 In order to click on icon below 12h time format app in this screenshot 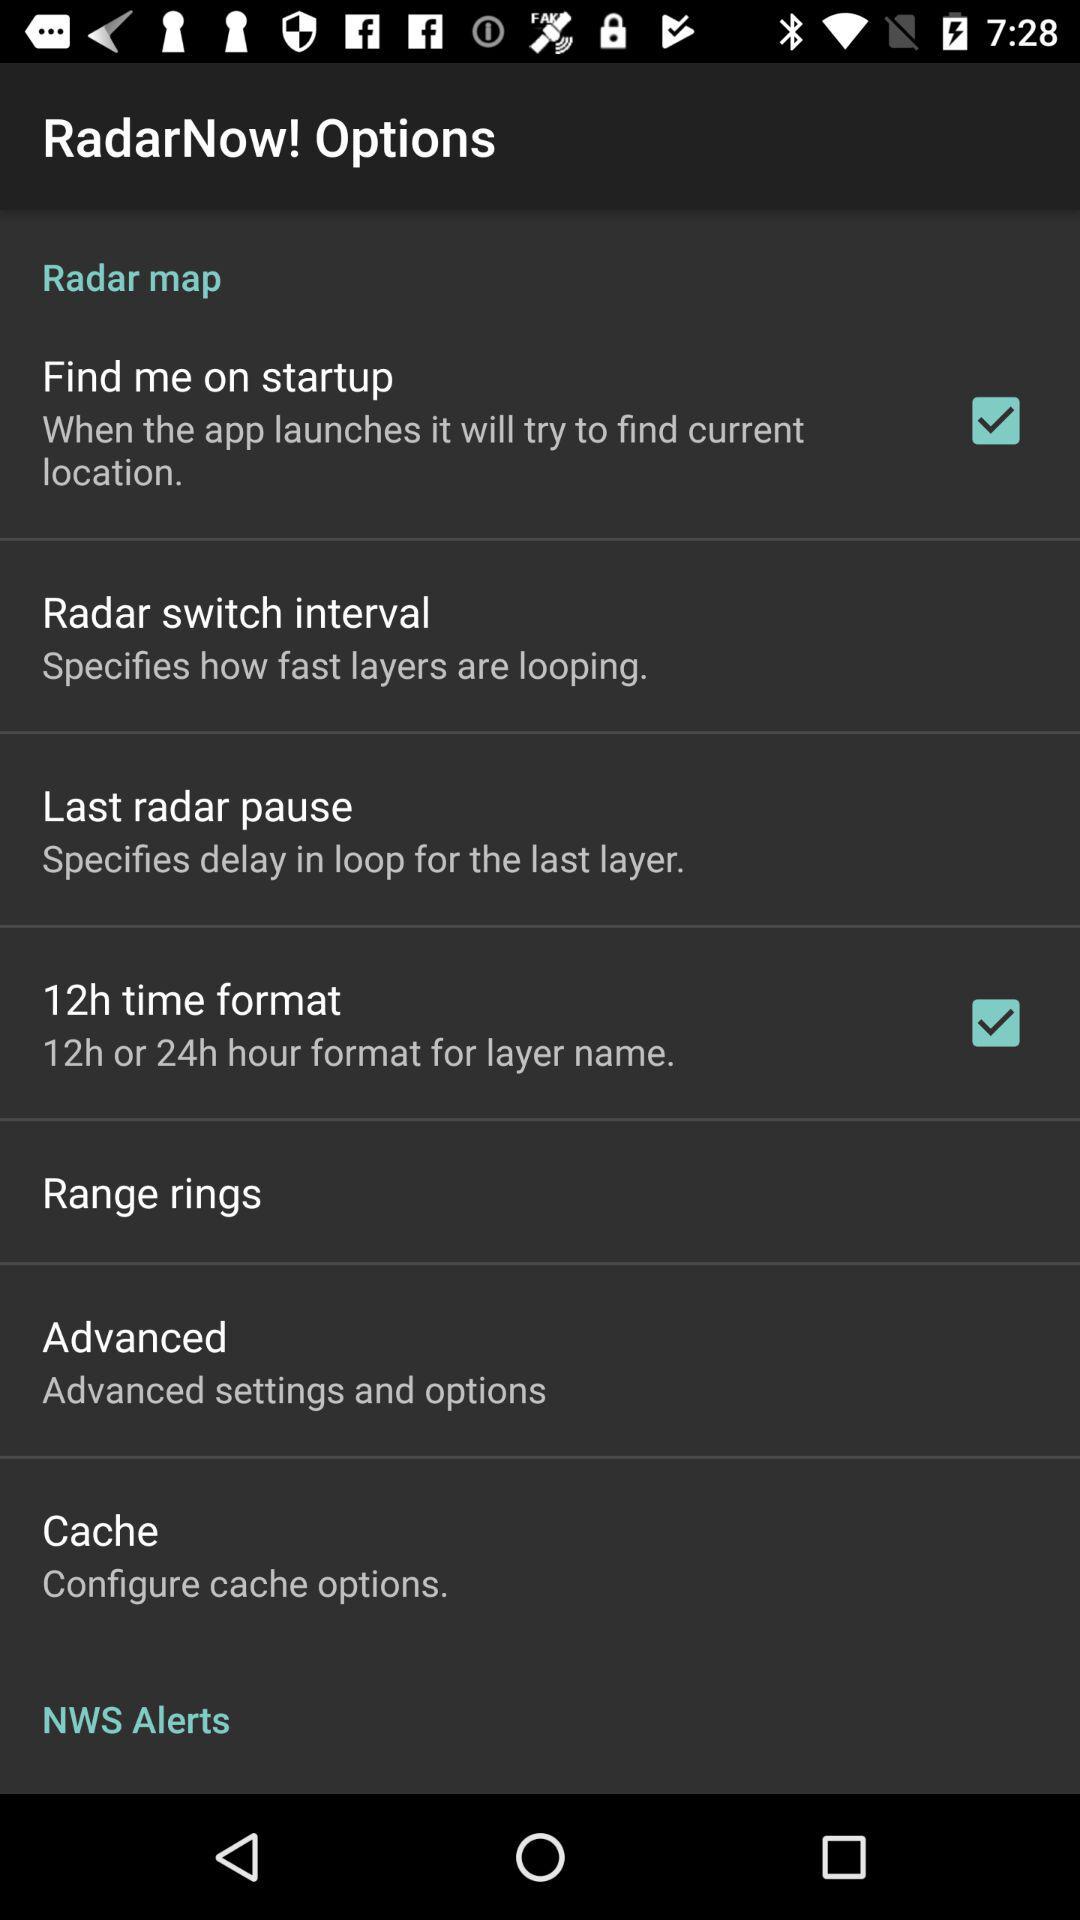, I will do `click(357, 1050)`.